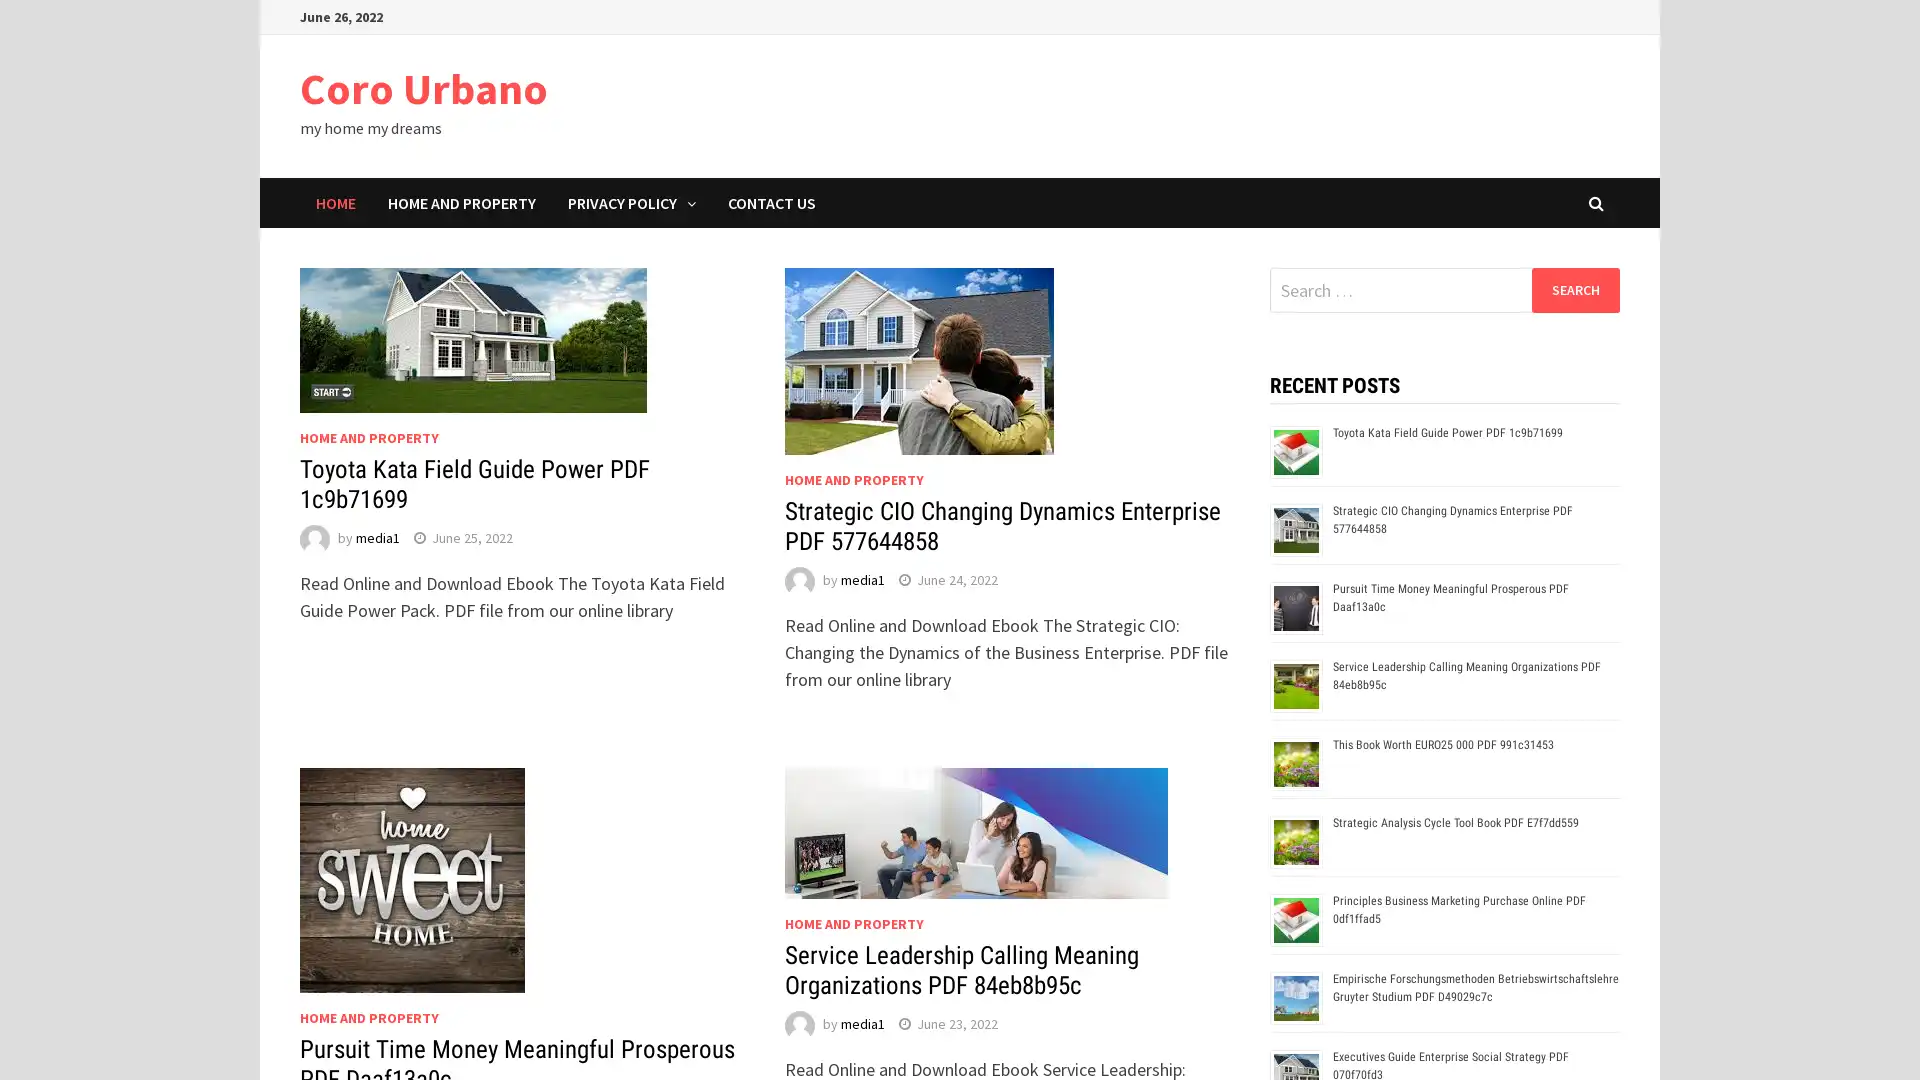  What do you see at coordinates (1574, 289) in the screenshot?
I see `Search` at bounding box center [1574, 289].